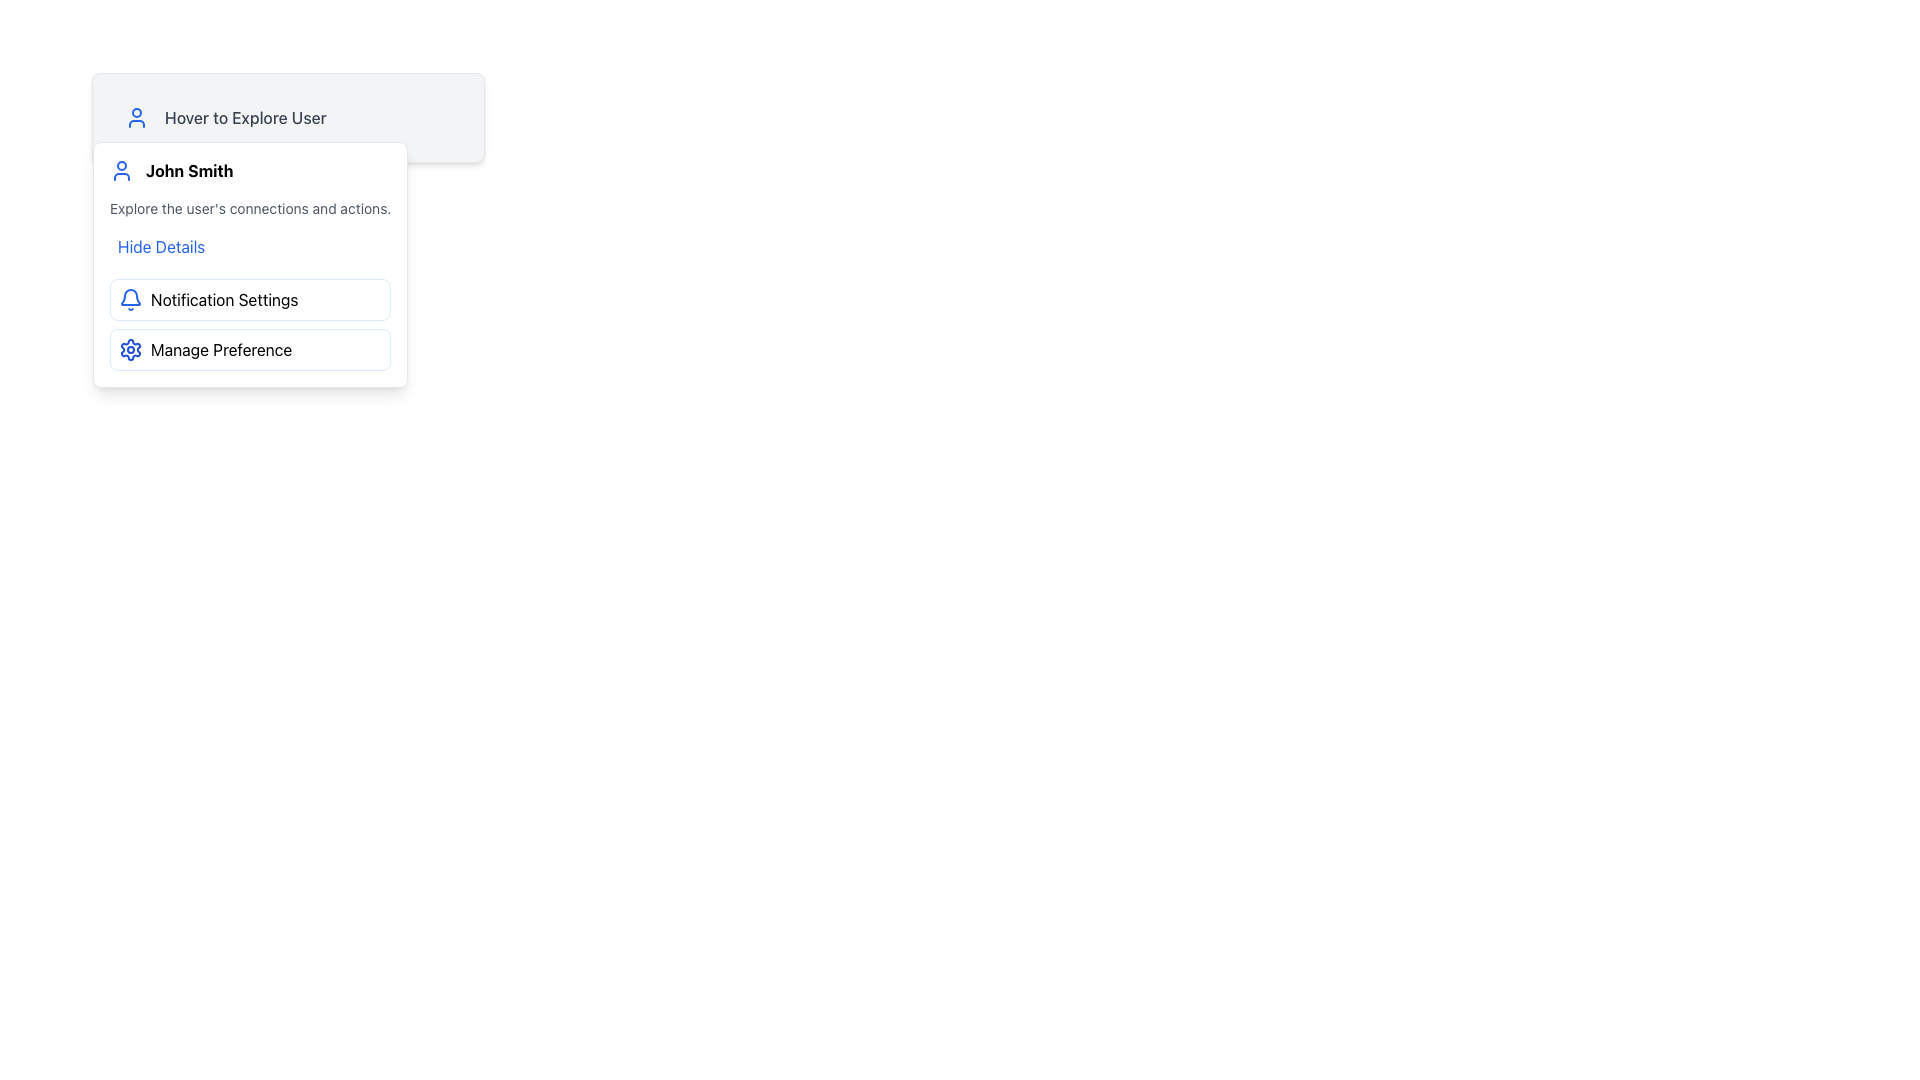  I want to click on the text label displaying 'John Smith' within the dropdown menu component, so click(189, 169).